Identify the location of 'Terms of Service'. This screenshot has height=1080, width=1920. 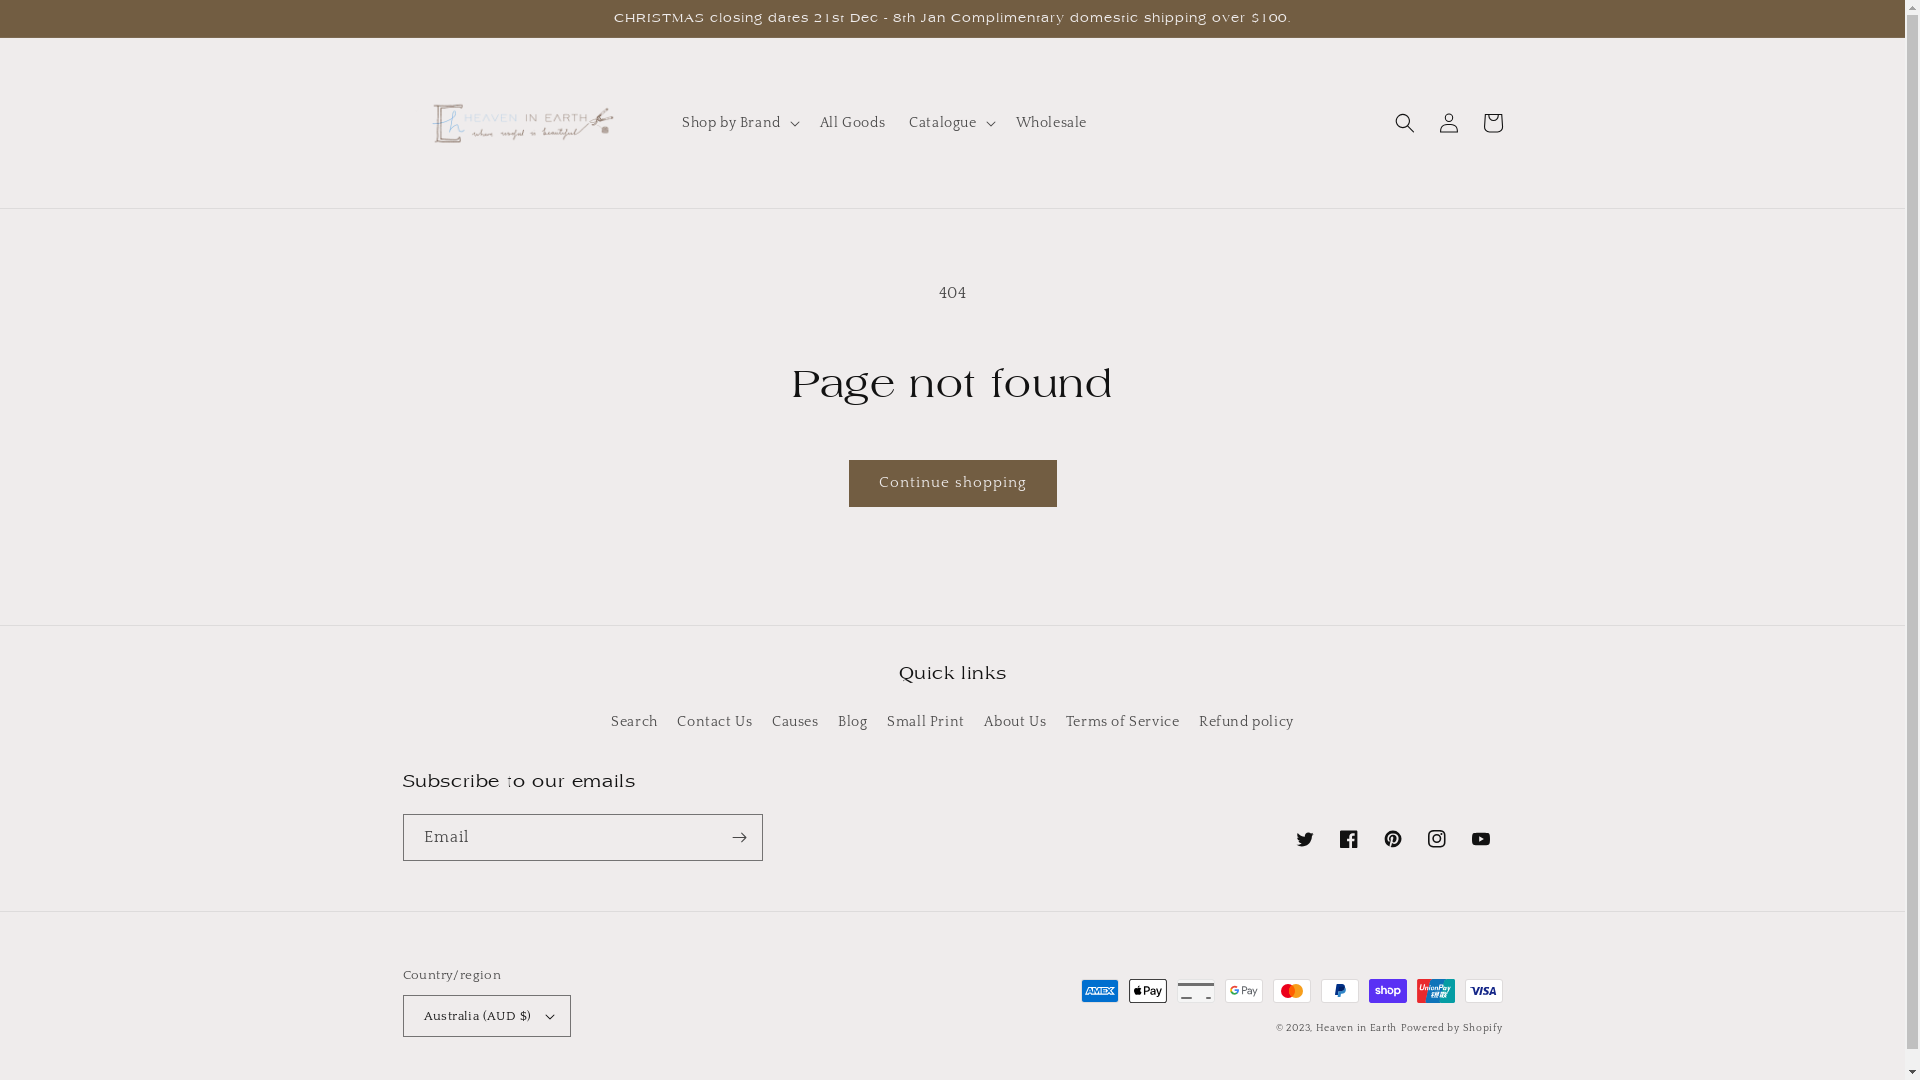
(1123, 722).